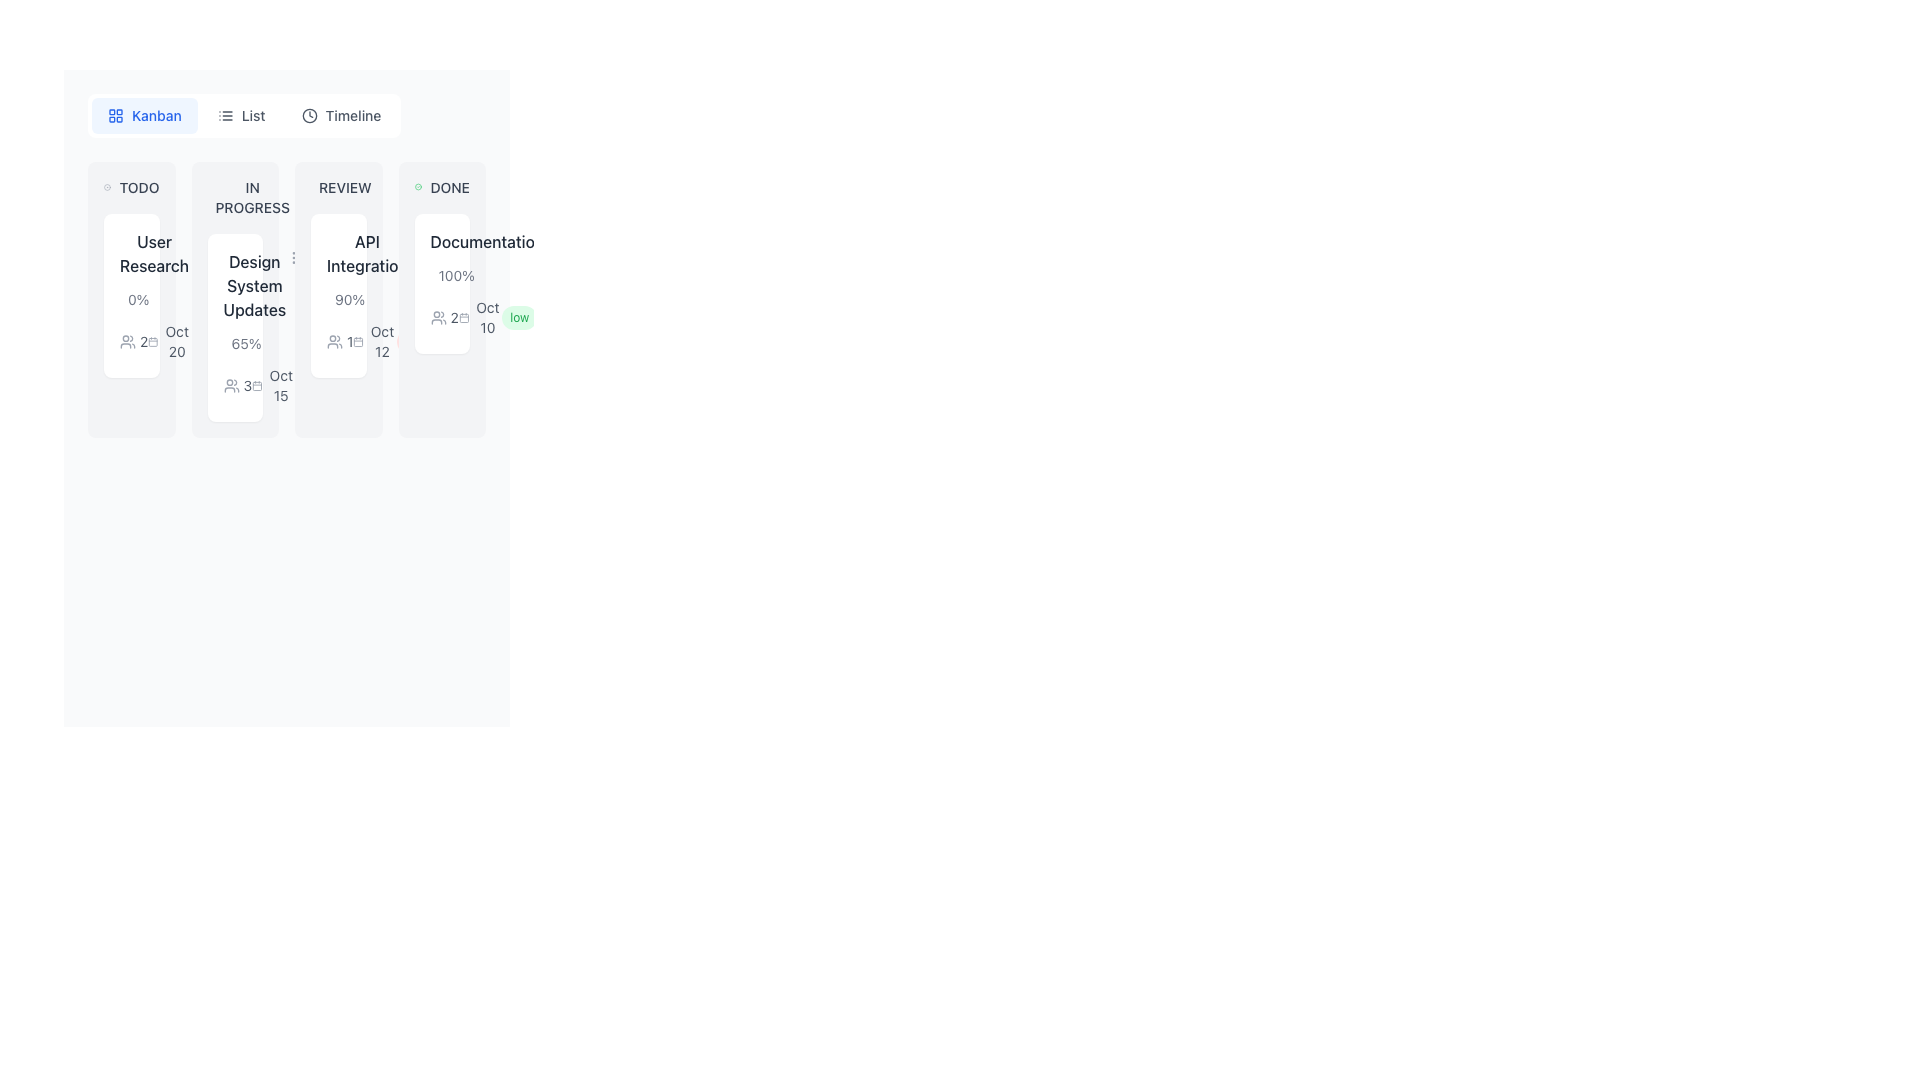 The height and width of the screenshot is (1080, 1920). What do you see at coordinates (177, 341) in the screenshot?
I see `text label displaying 'Oct 20' located underneath the calendar icon in the 'TODO' column, below the 'User Research' title` at bounding box center [177, 341].